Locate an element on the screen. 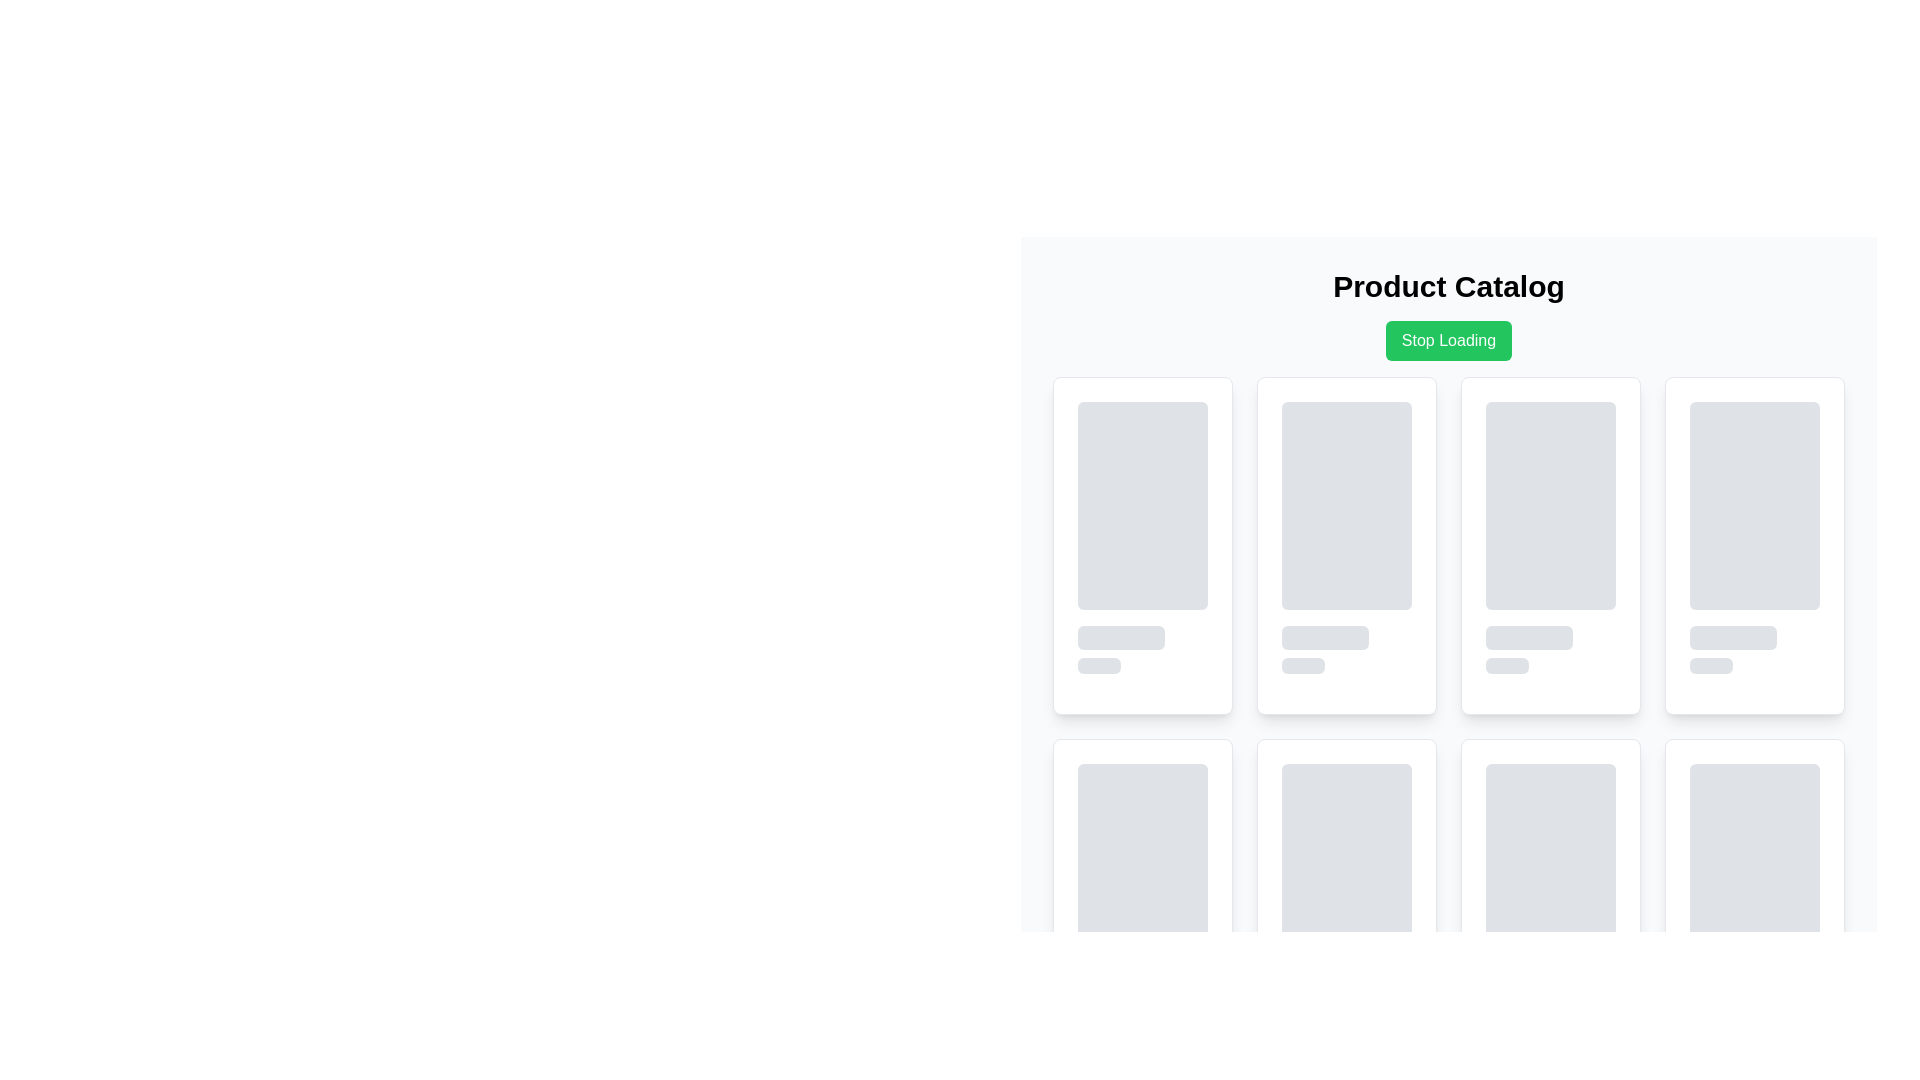  the first Placeholder Card in the grid layout, which indicates loading content and maintains layout consistency during data fetch is located at coordinates (1142, 546).